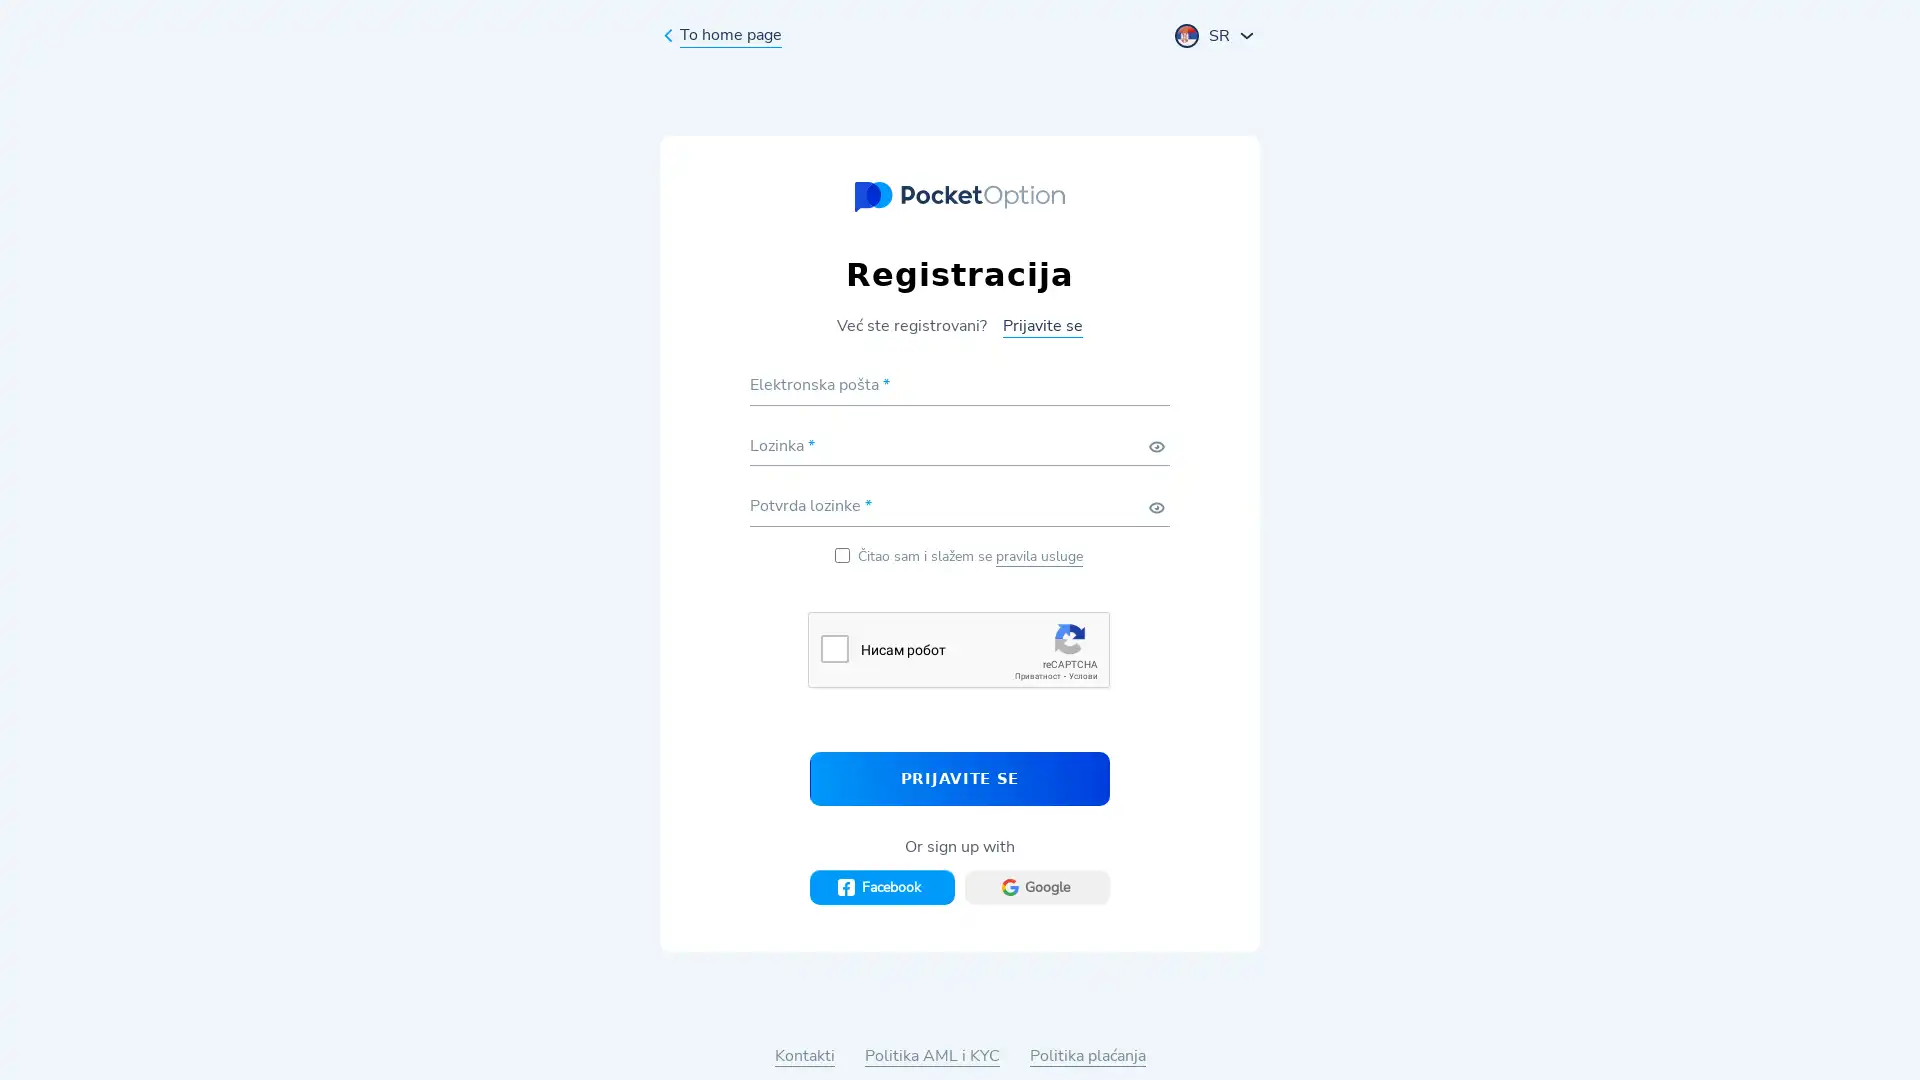 Image resolution: width=1920 pixels, height=1080 pixels. I want to click on PRIJAVITE SE, so click(960, 777).